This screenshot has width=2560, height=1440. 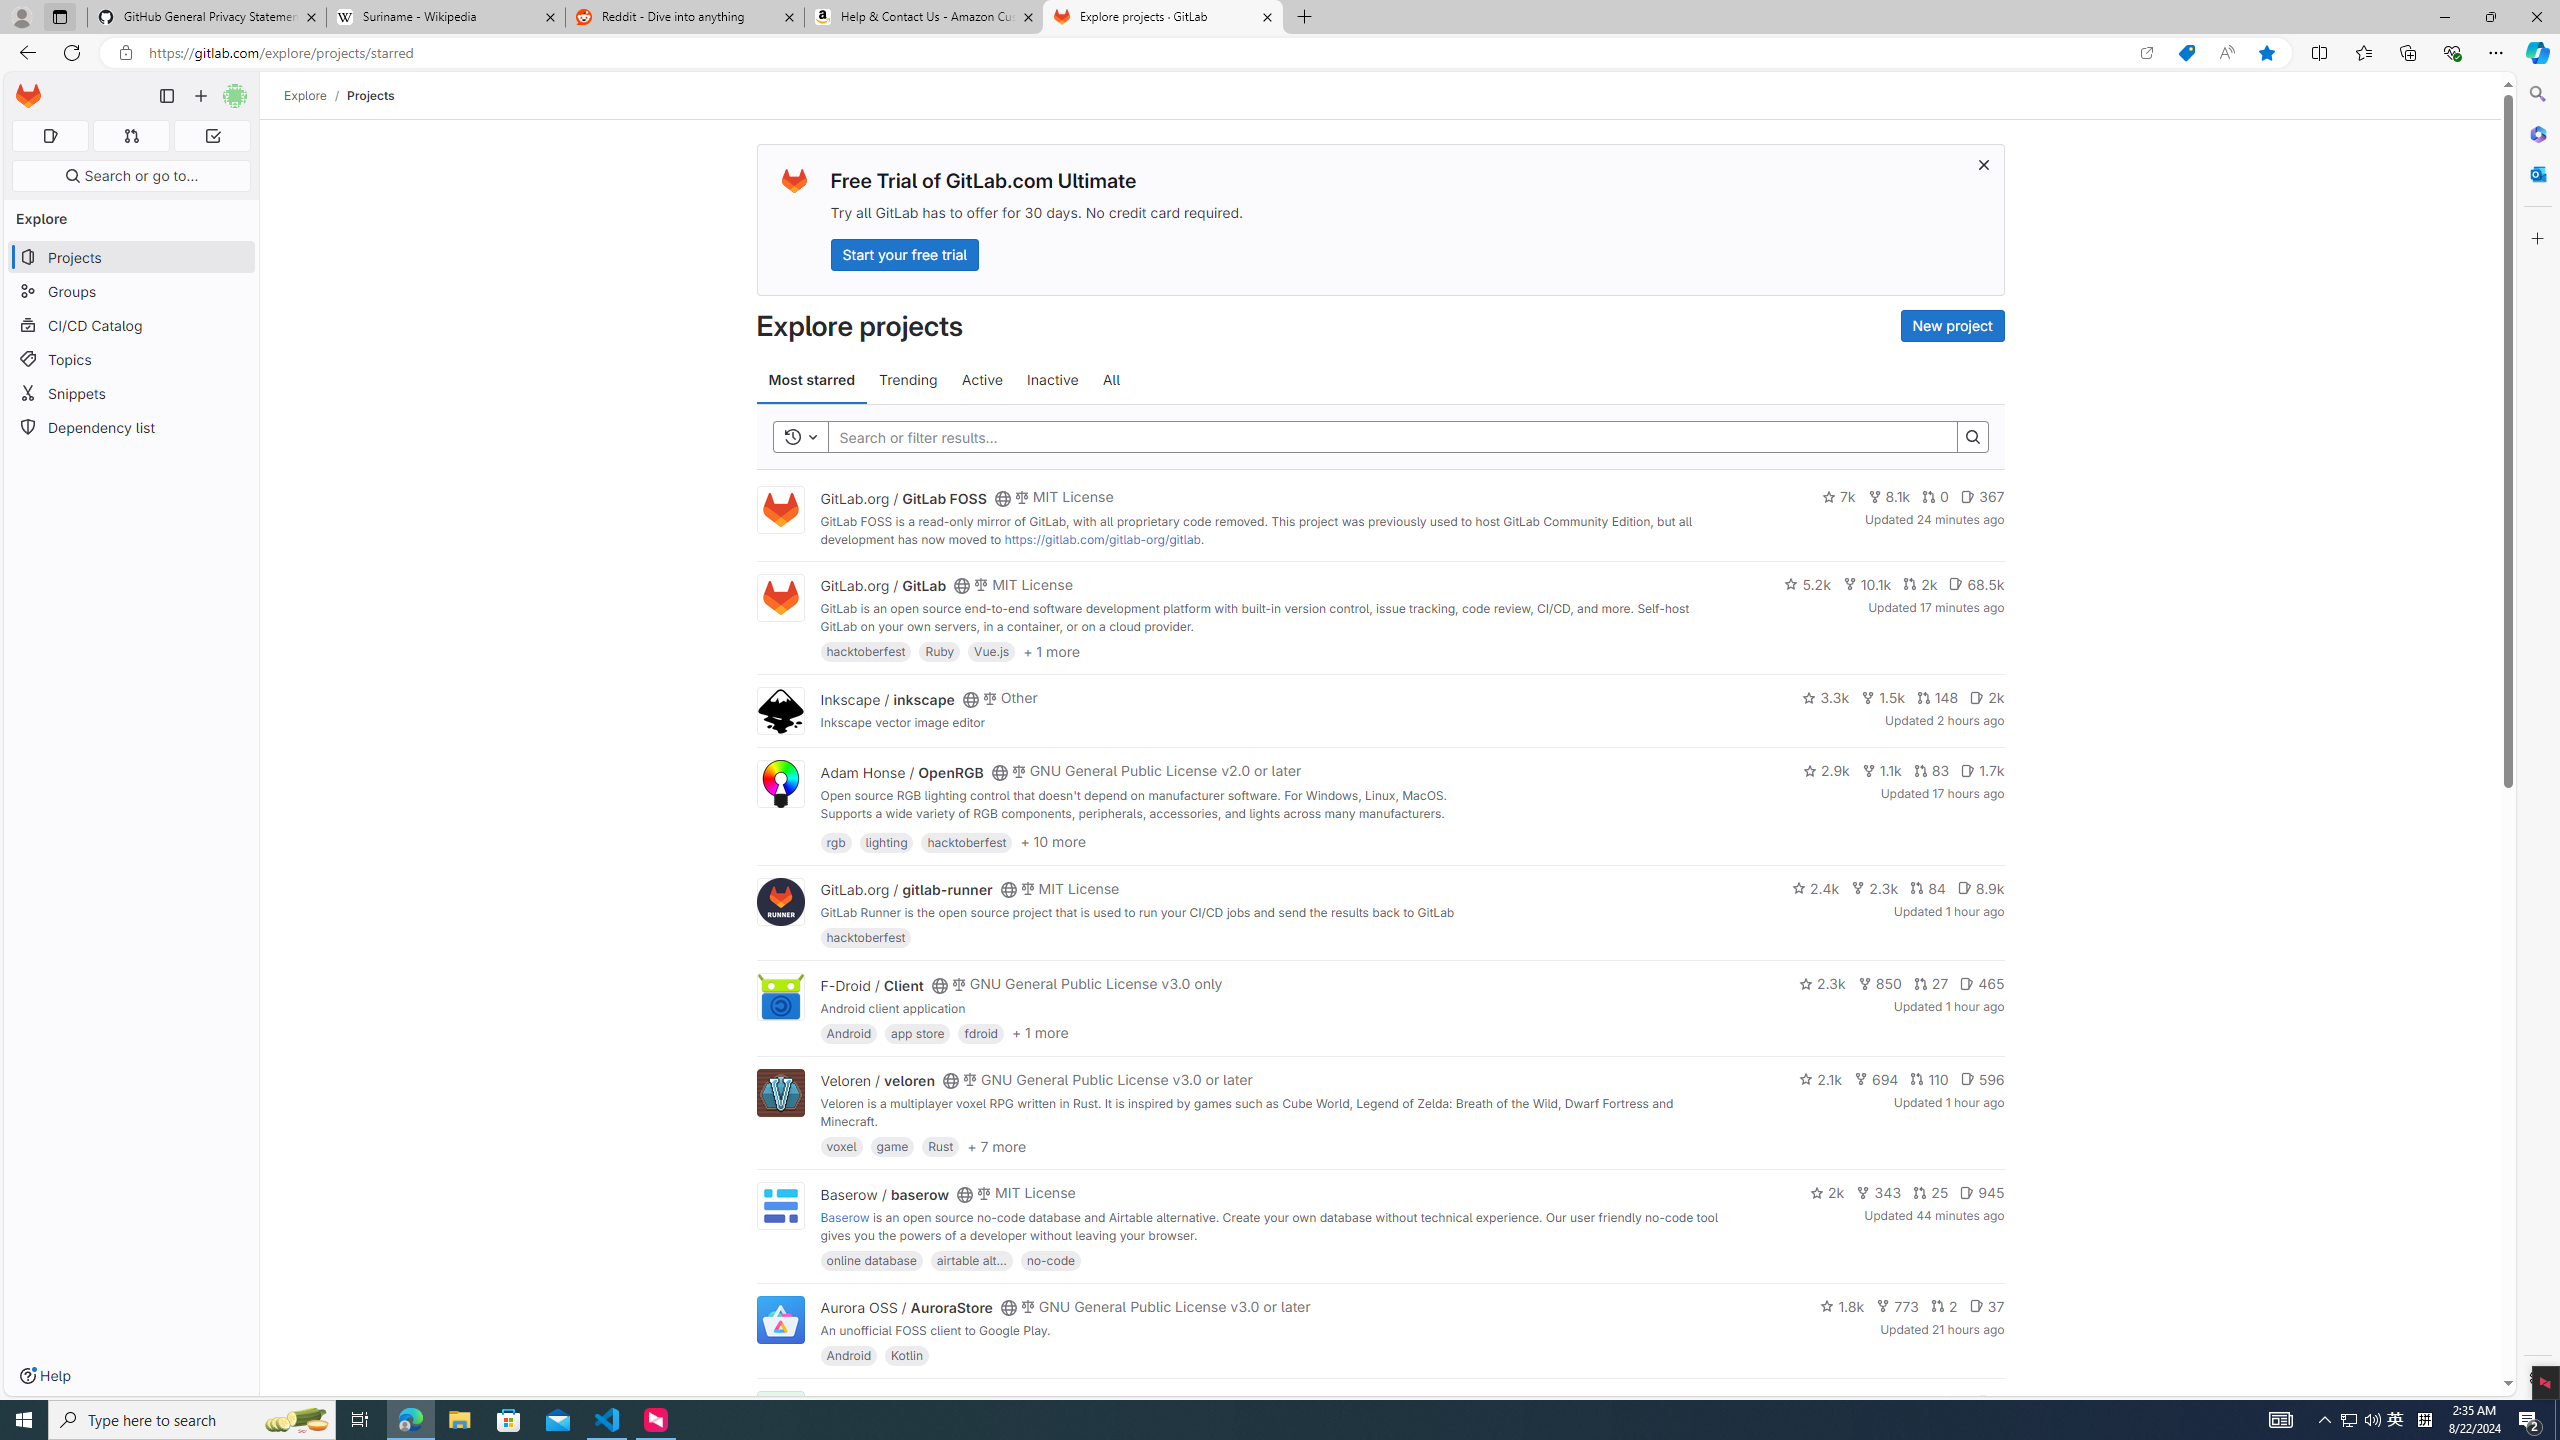 I want to click on '8.1k', so click(x=1887, y=497).